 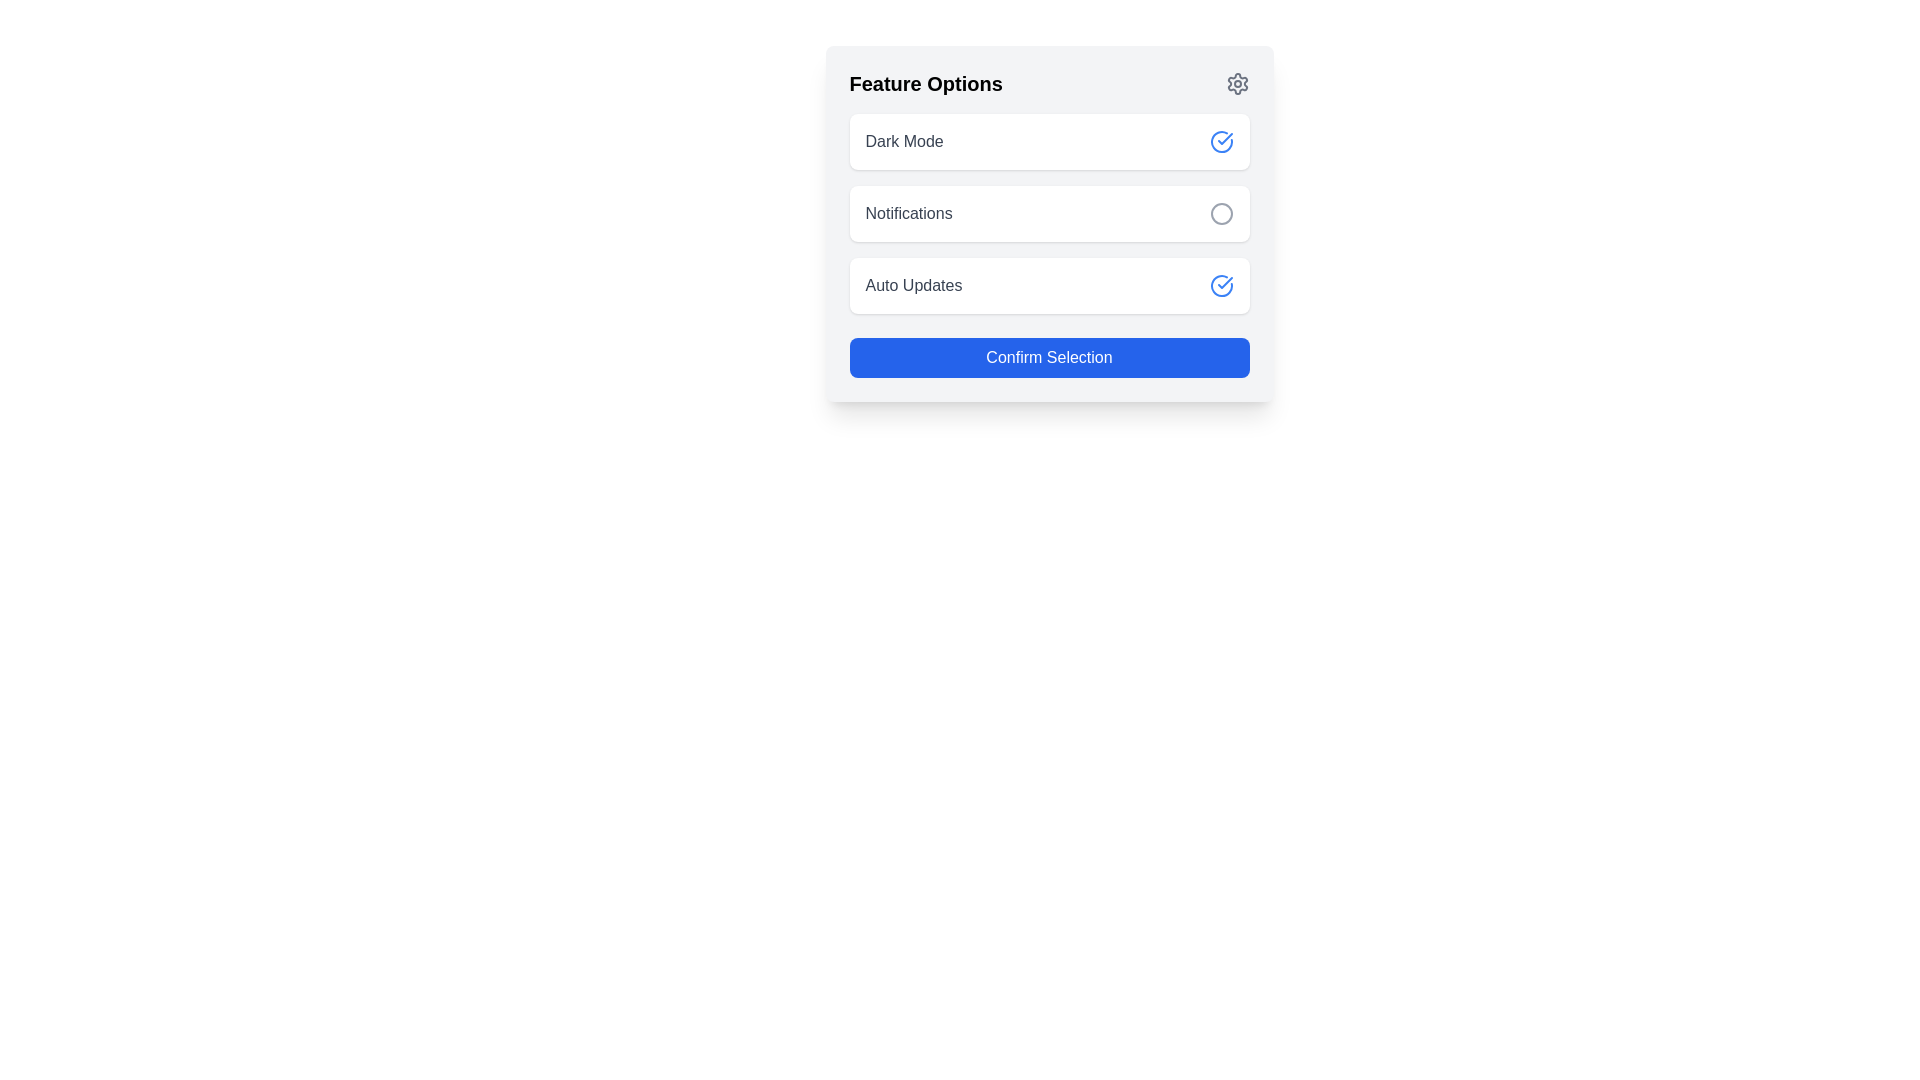 I want to click on the gear or settings icon located in the upper right corner of the interface, next to 'Feature Options', so click(x=1236, y=83).